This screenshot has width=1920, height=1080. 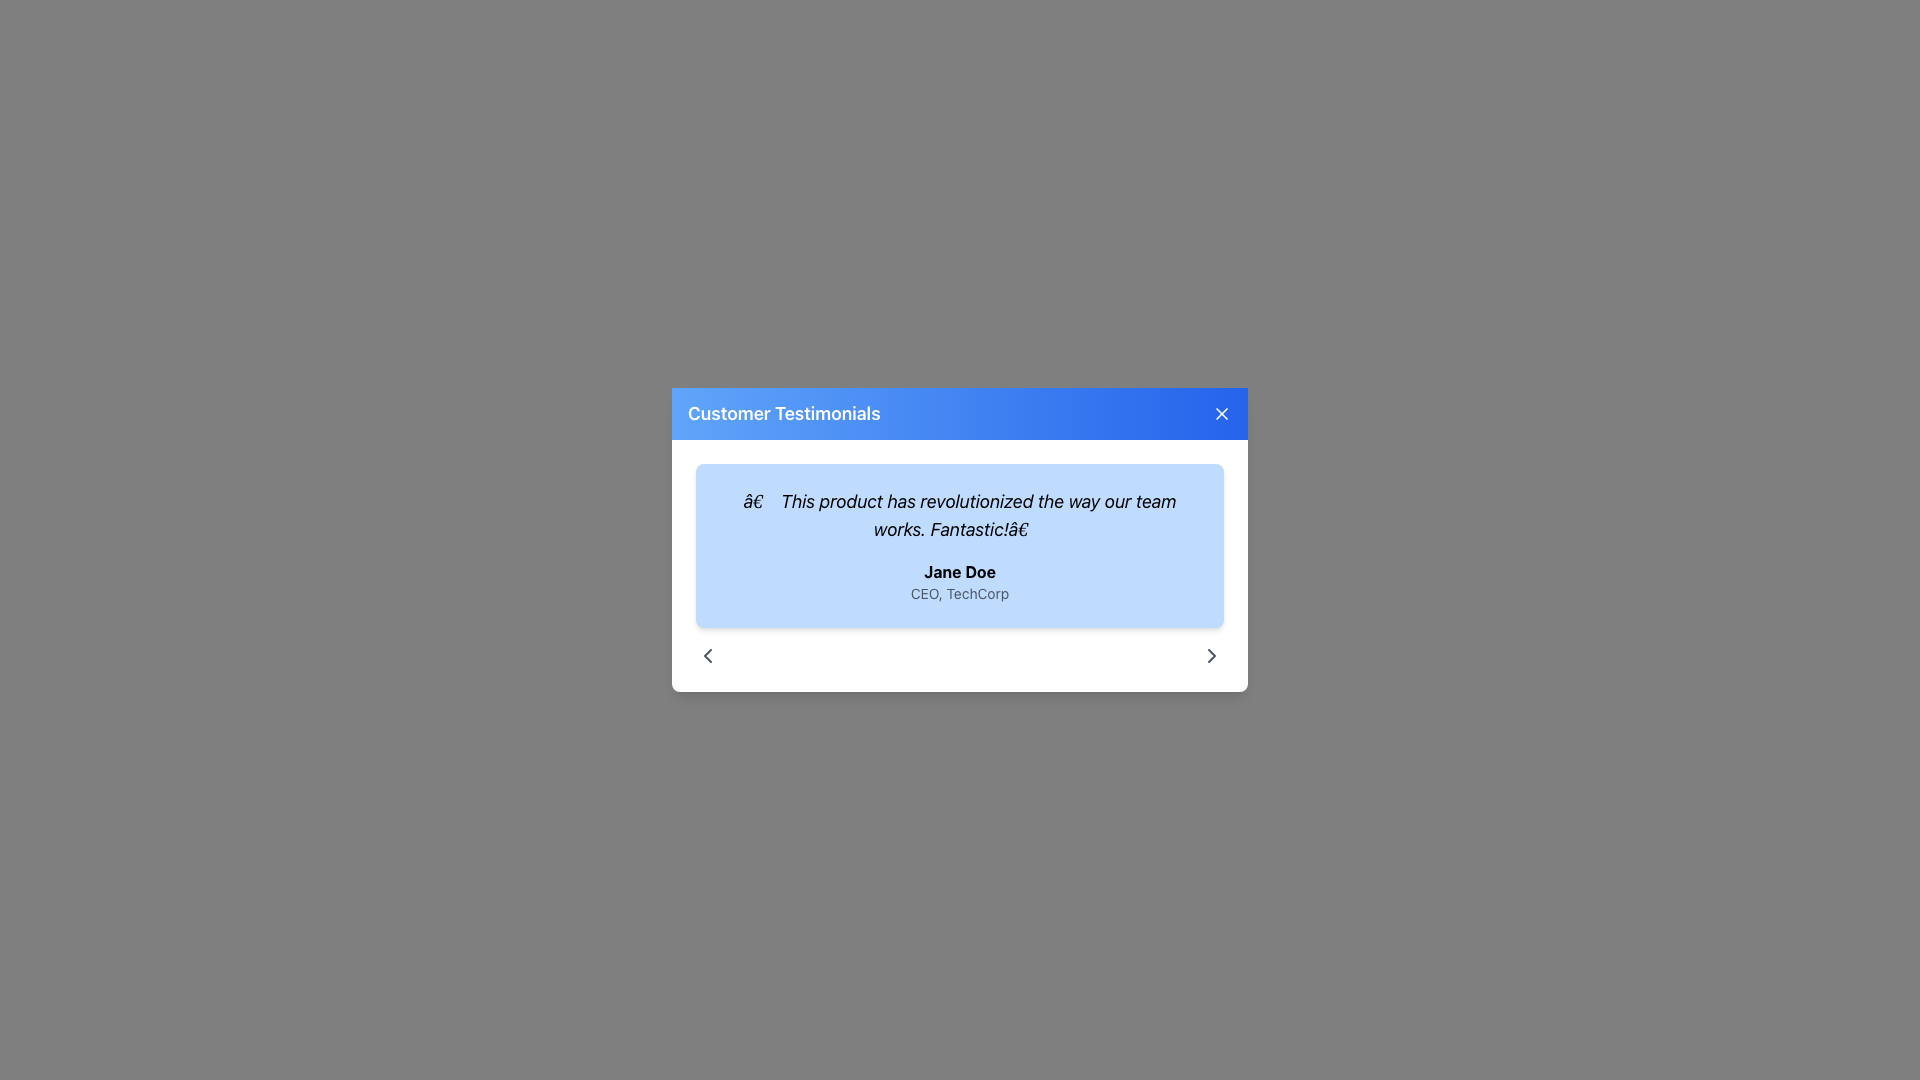 I want to click on the testimonial text displaying: 'This product has revolutionized the way our team works. Fantastic!' in the modal dialog labeled 'Customer Testimonials', so click(x=960, y=515).